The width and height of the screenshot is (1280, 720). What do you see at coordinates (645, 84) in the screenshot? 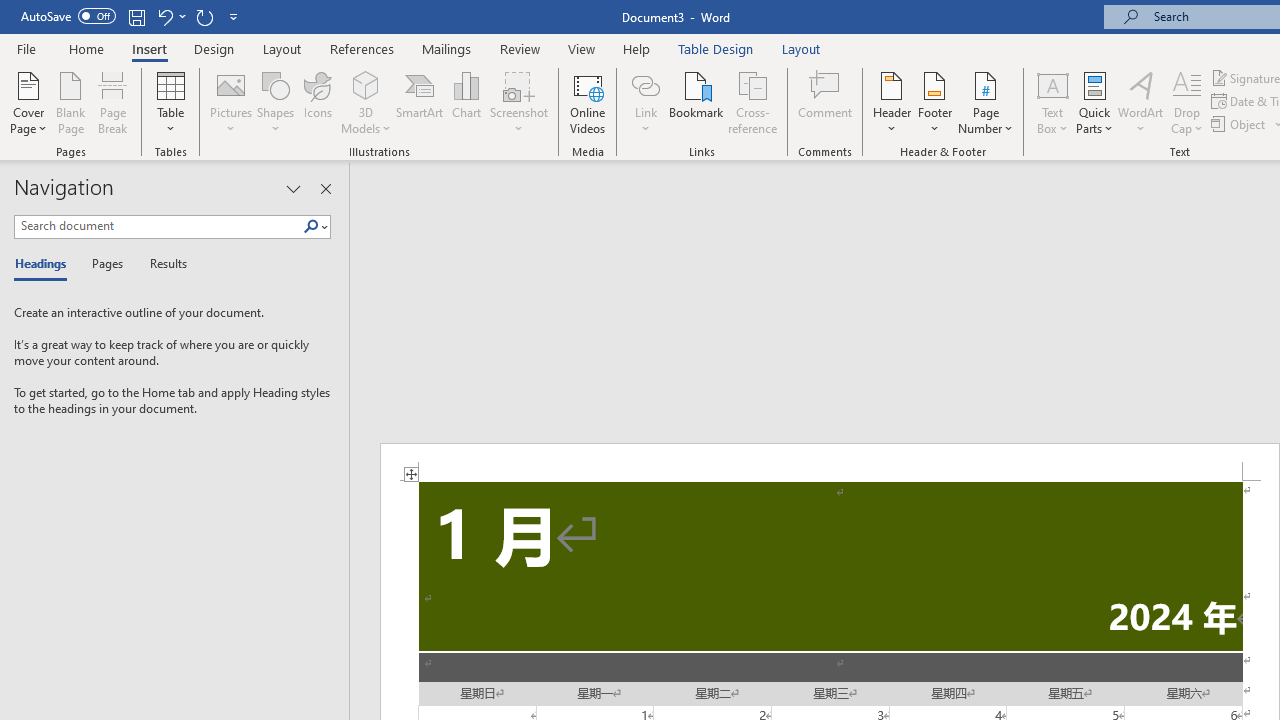
I see `'Link'` at bounding box center [645, 84].